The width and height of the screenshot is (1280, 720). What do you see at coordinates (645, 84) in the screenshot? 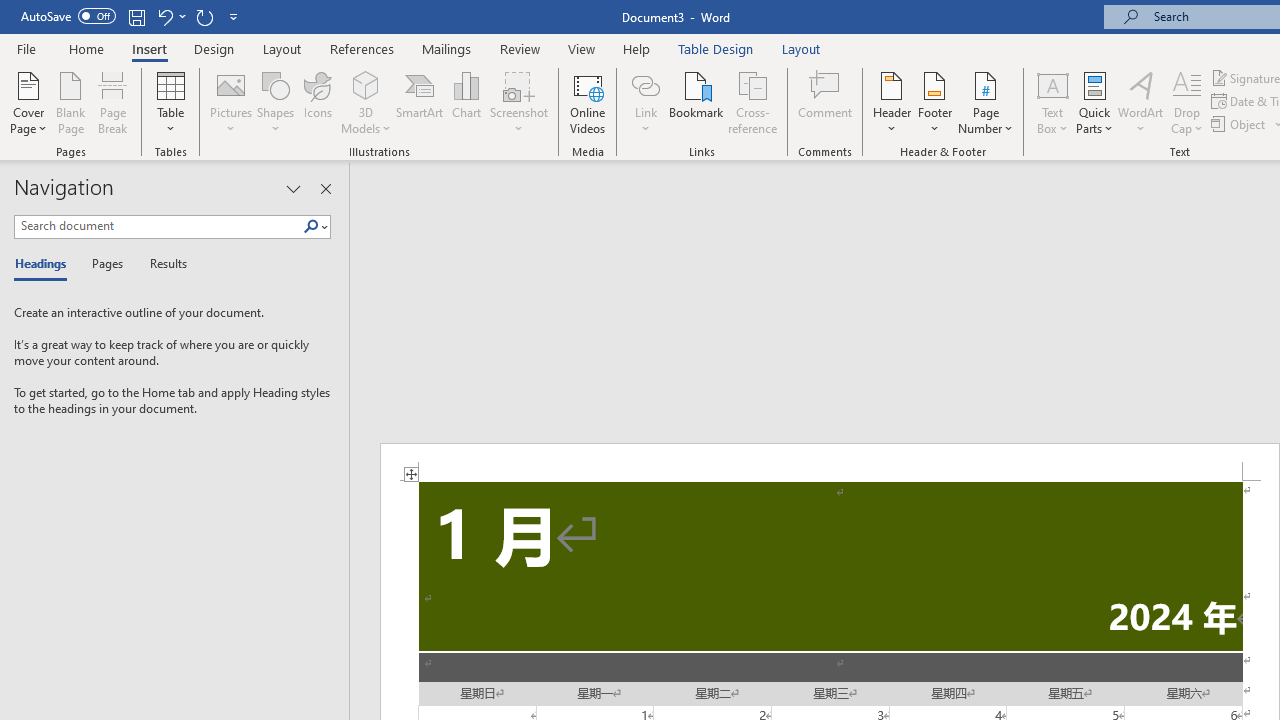
I see `'Link'` at bounding box center [645, 84].